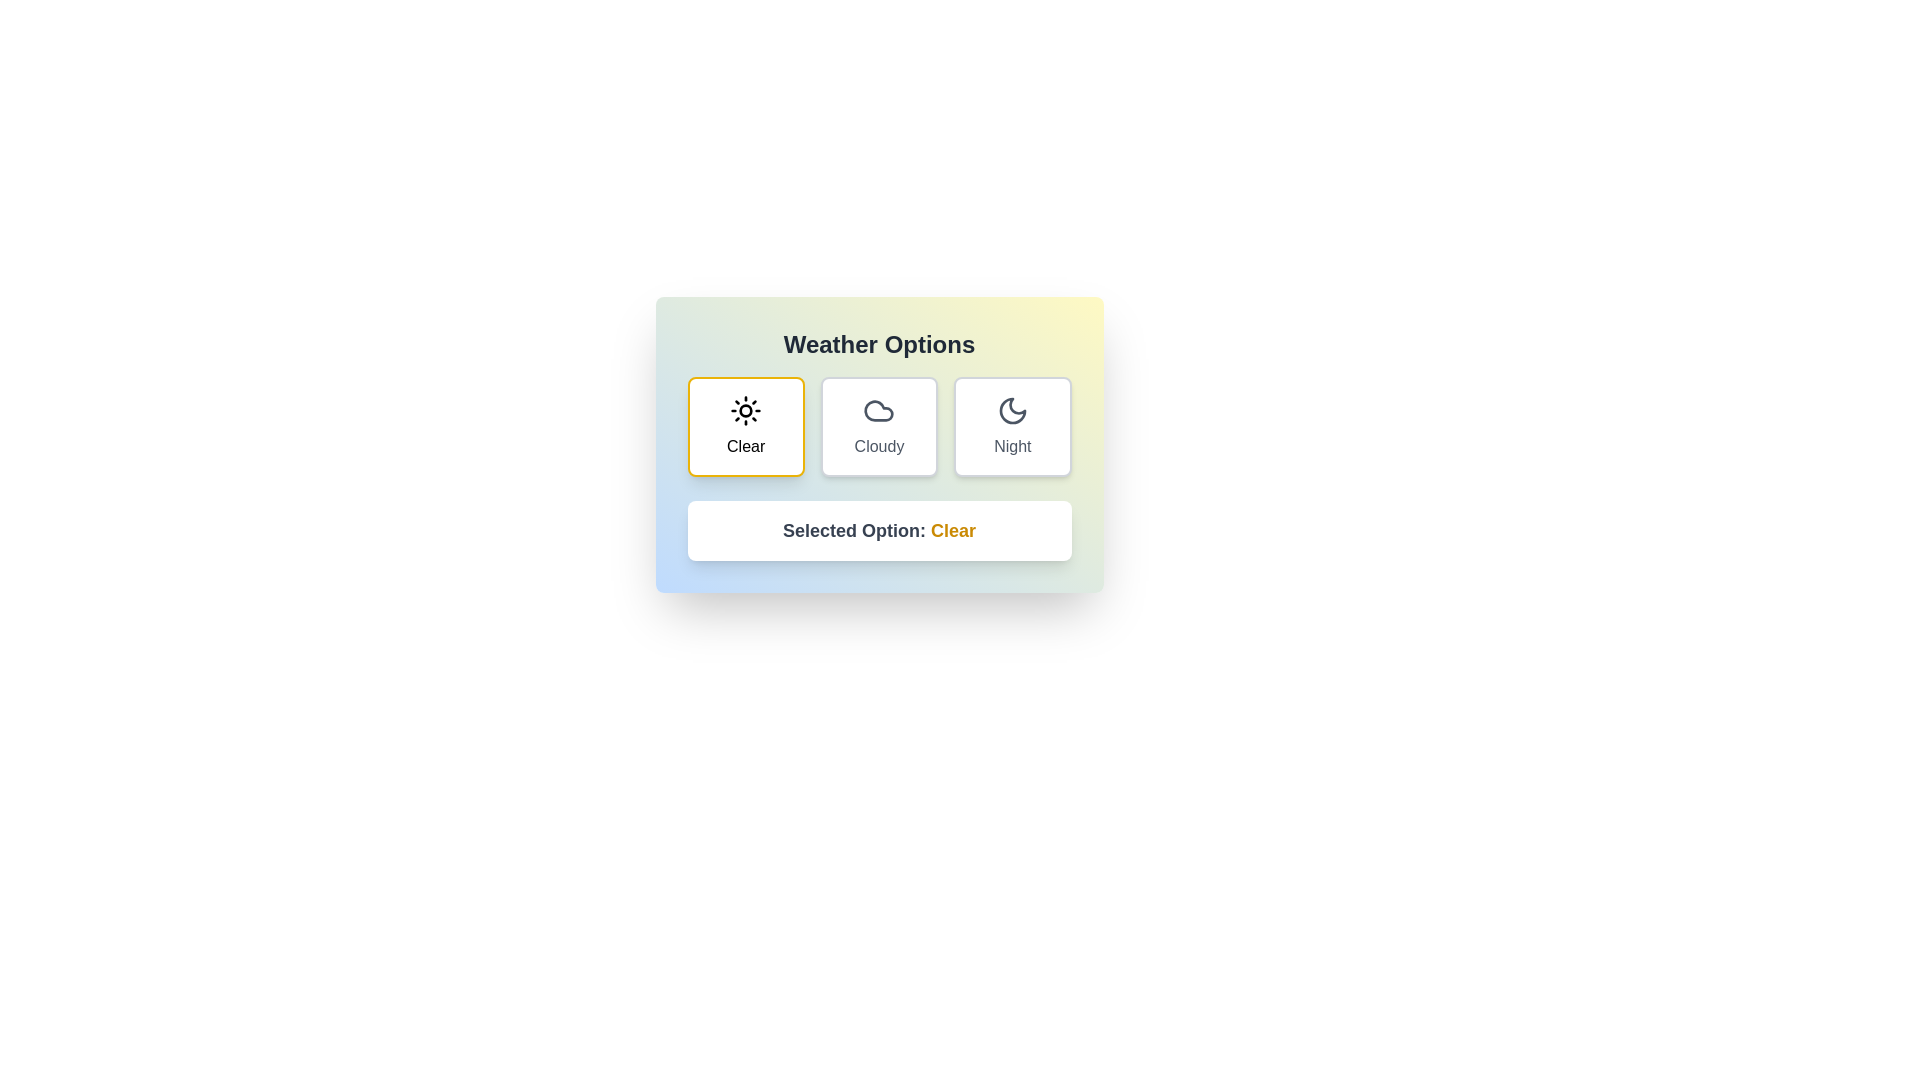 The width and height of the screenshot is (1920, 1080). I want to click on the text label displaying 'Weather Options', which is styled in bold with a large font size and dark gray color on a light gradient background, located at the top of the weather selection card, so click(879, 343).